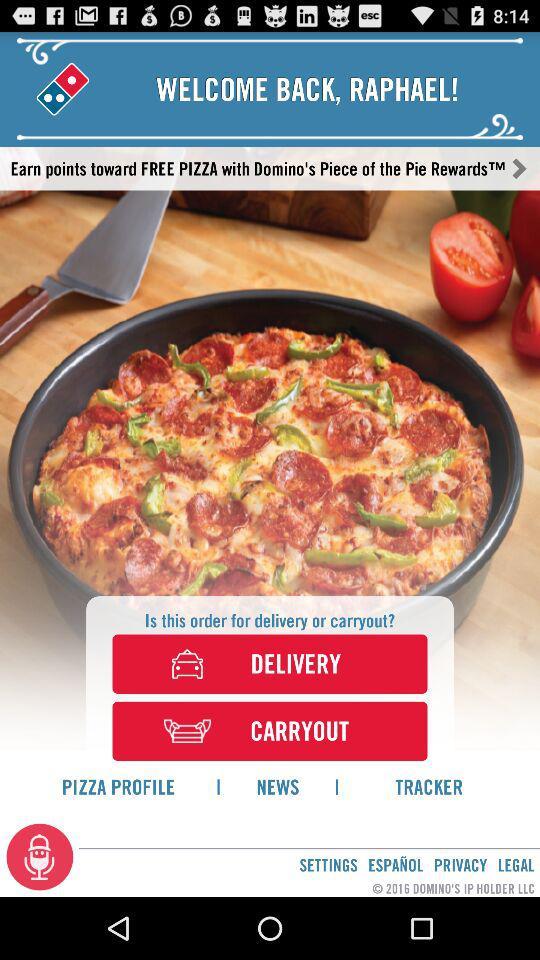  I want to click on the app to the left of legal app, so click(460, 864).